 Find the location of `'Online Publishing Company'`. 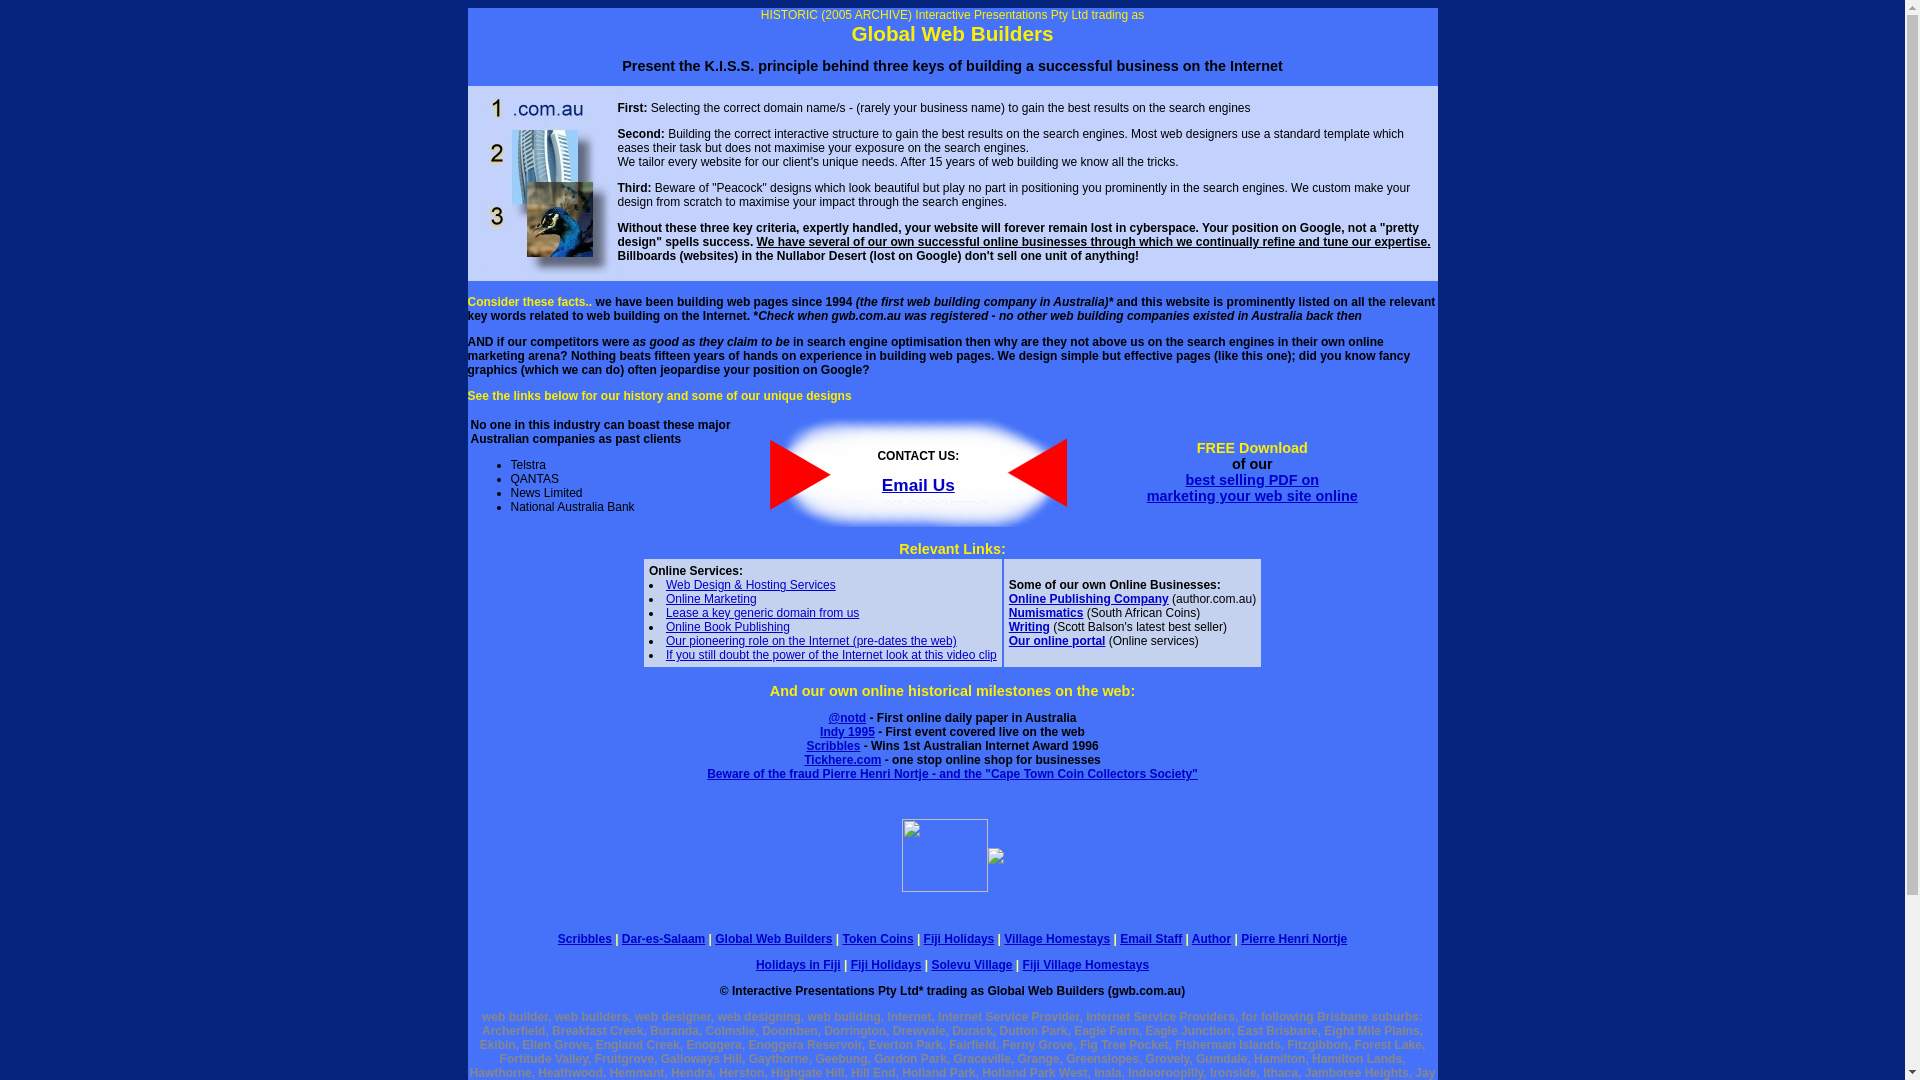

'Online Publishing Company' is located at coordinates (1008, 597).